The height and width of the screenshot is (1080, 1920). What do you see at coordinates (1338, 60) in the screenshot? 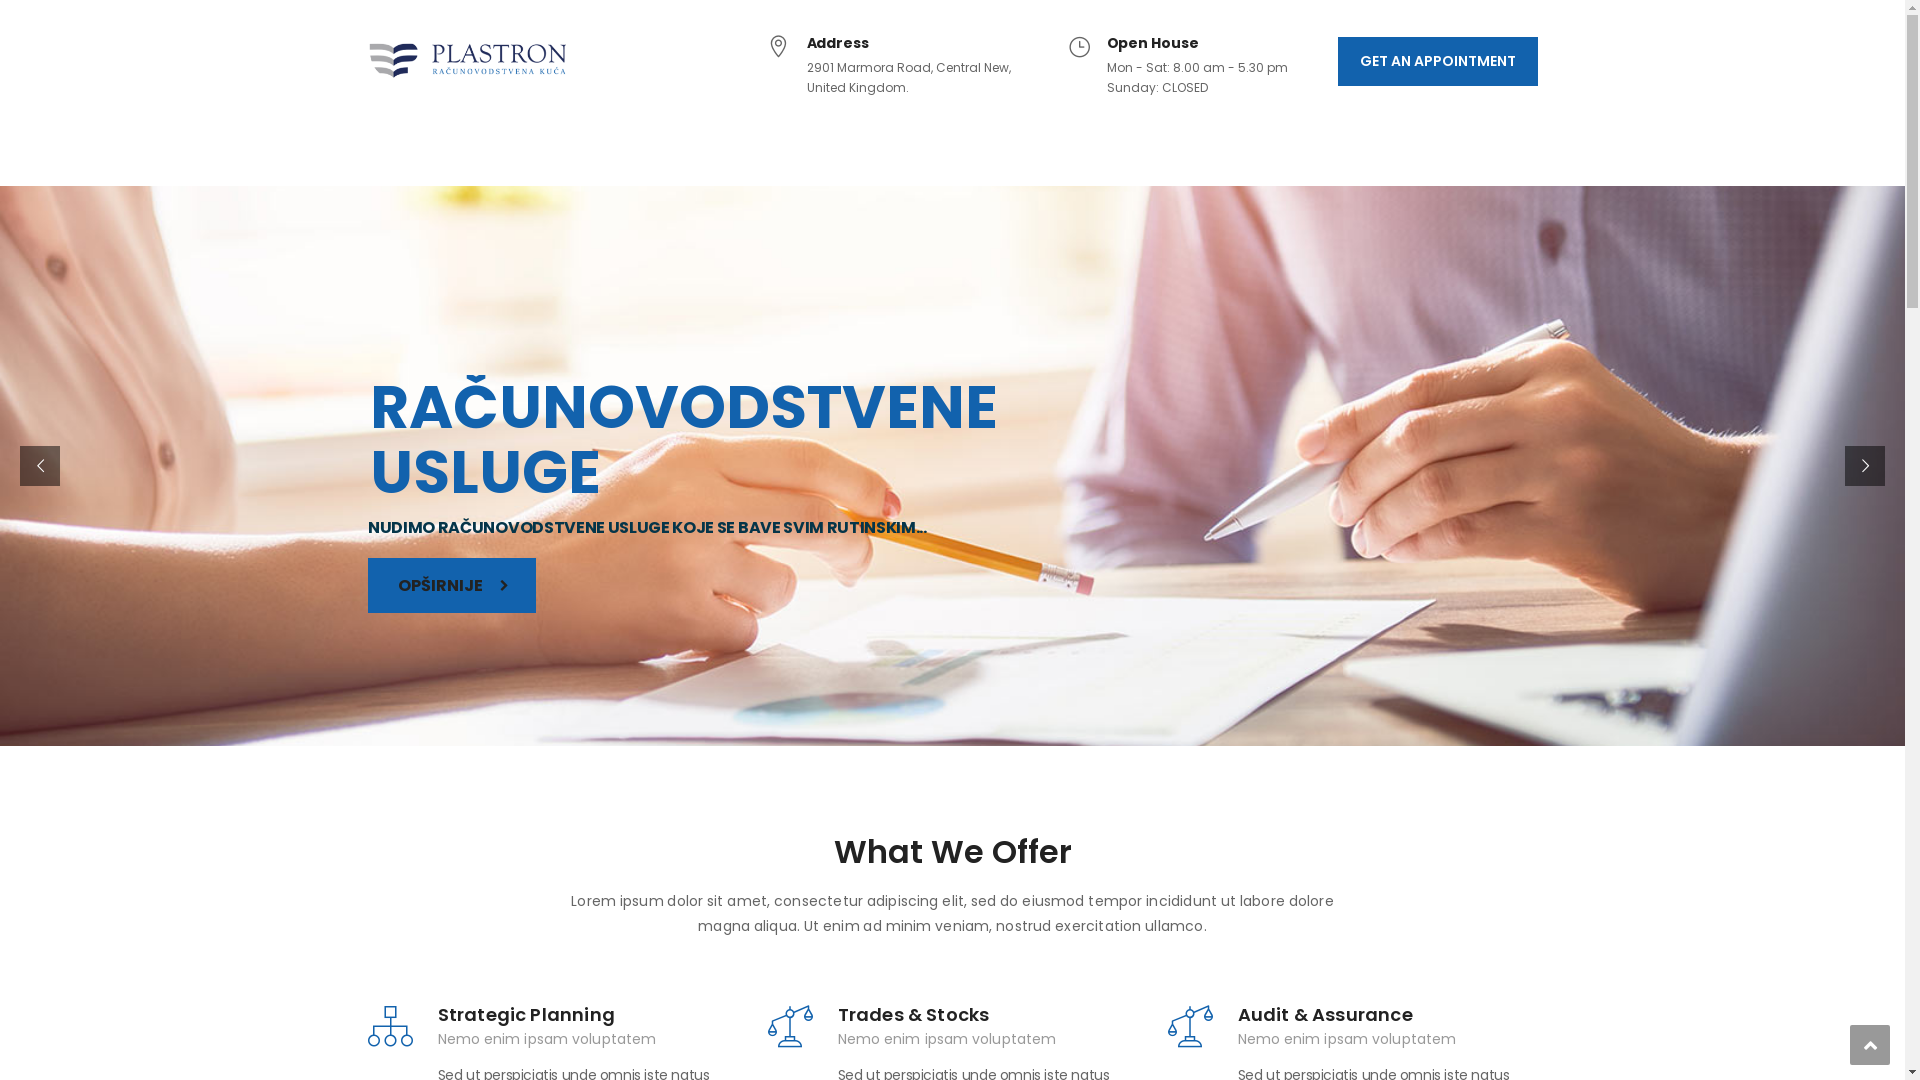
I see `'GET AN APPOINTMENT'` at bounding box center [1338, 60].